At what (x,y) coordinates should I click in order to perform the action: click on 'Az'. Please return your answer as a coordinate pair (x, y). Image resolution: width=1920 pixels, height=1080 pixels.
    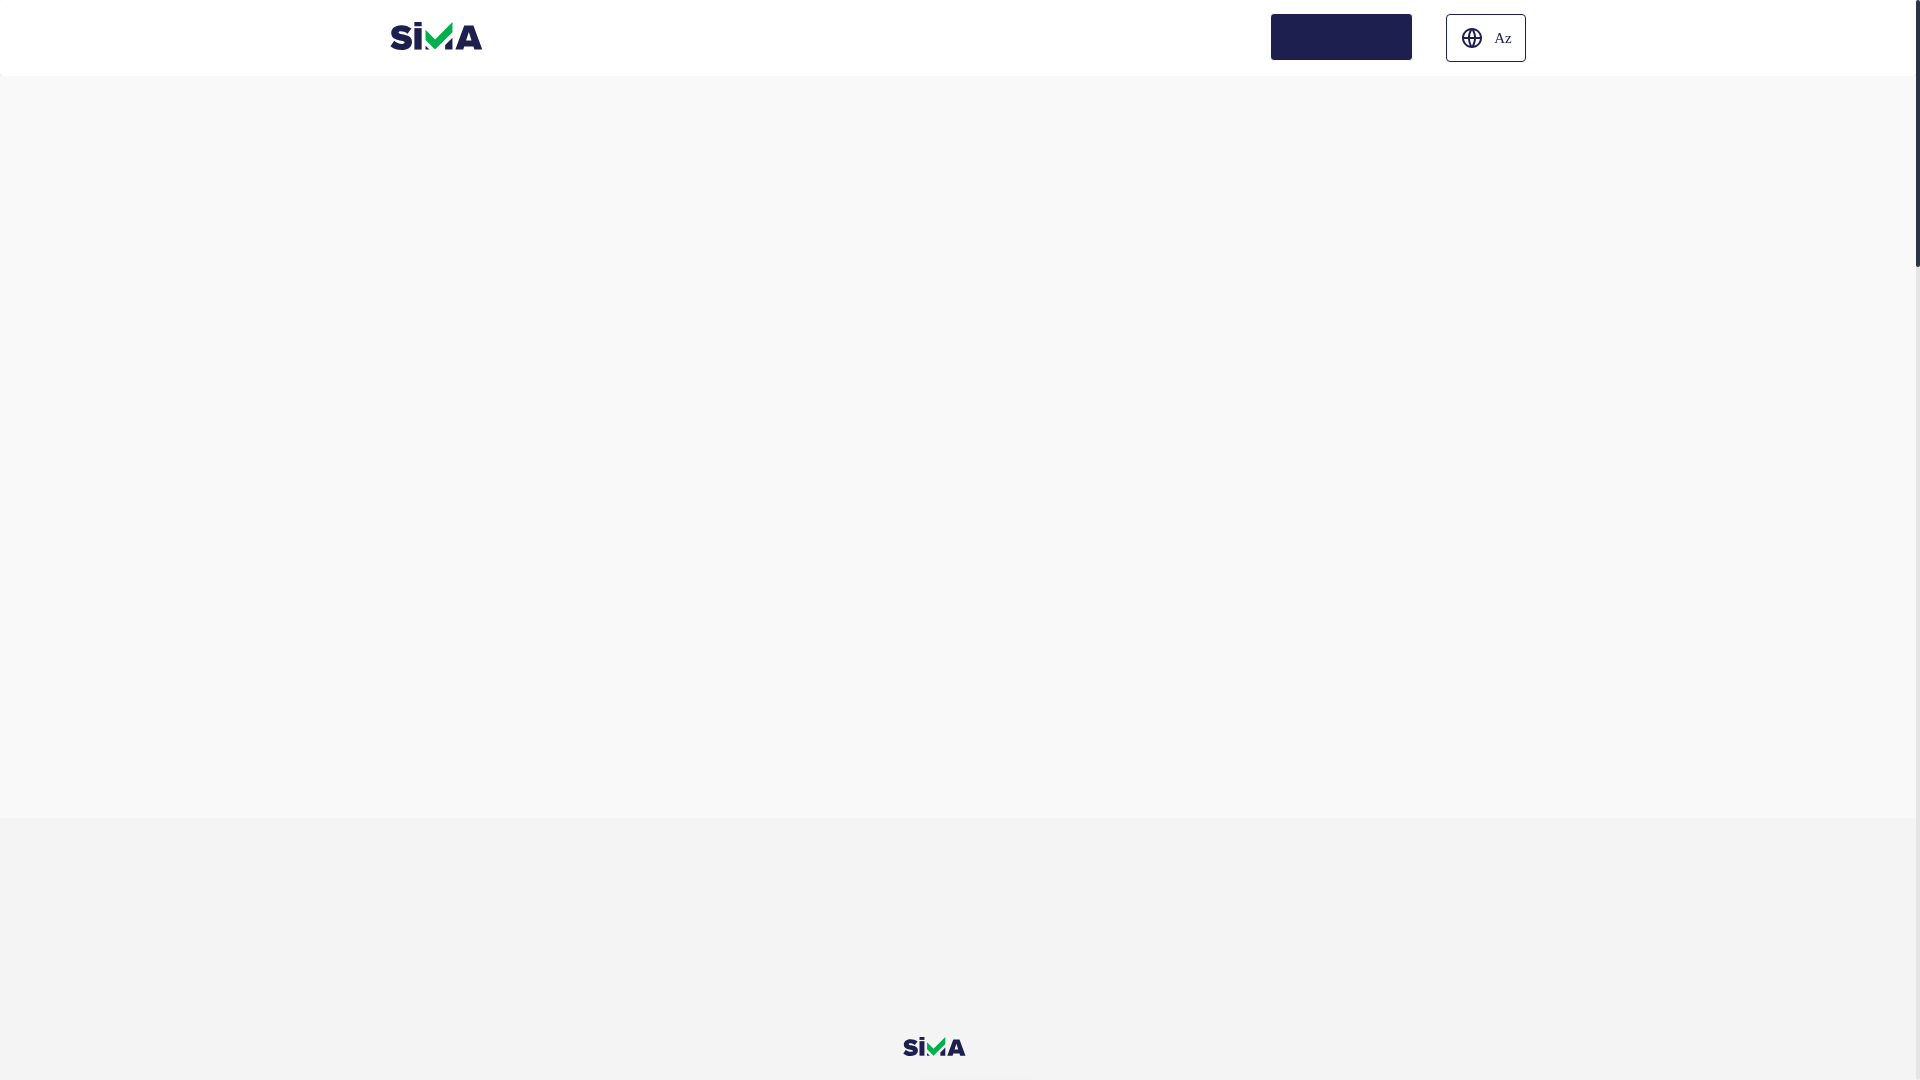
    Looking at the image, I should click on (1486, 38).